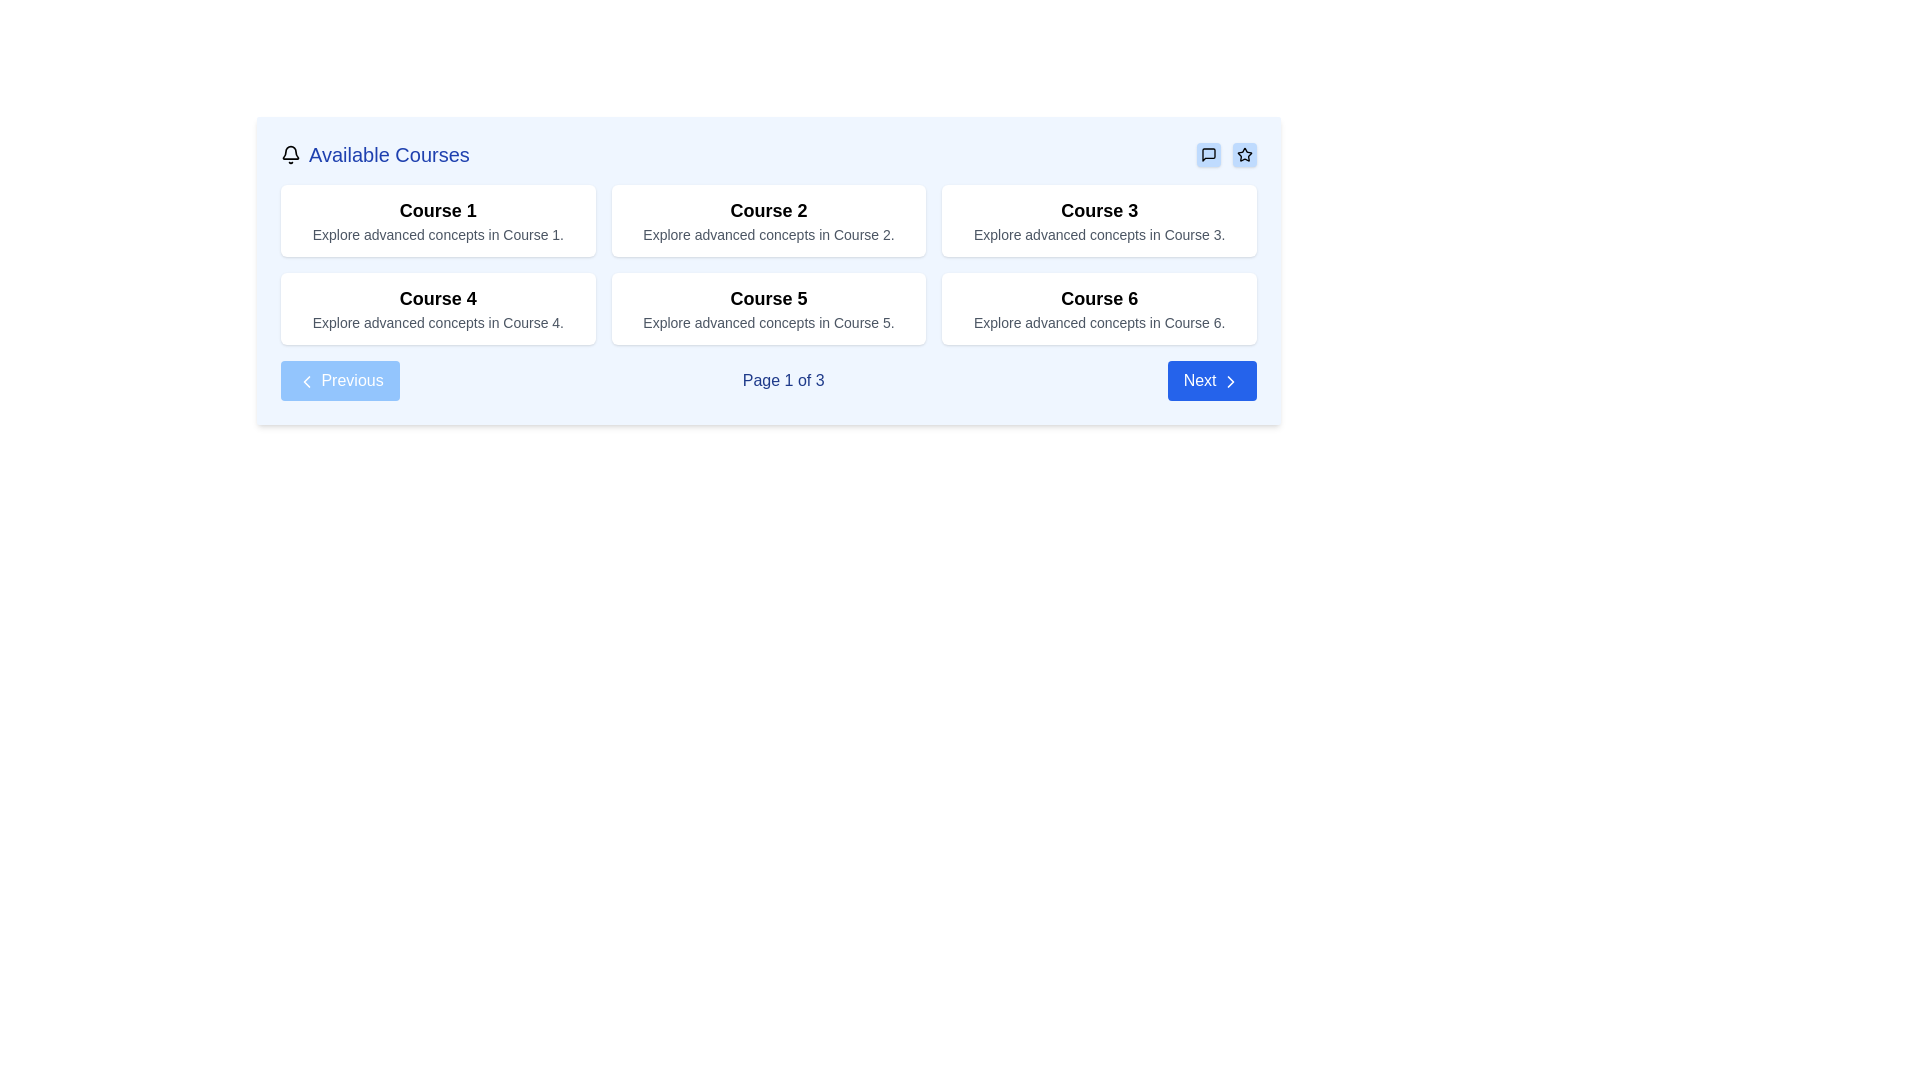 The width and height of the screenshot is (1920, 1080). Describe the element at coordinates (1243, 153) in the screenshot. I see `the star icon button with a blue background located at the upper-right corner of the panel` at that location.